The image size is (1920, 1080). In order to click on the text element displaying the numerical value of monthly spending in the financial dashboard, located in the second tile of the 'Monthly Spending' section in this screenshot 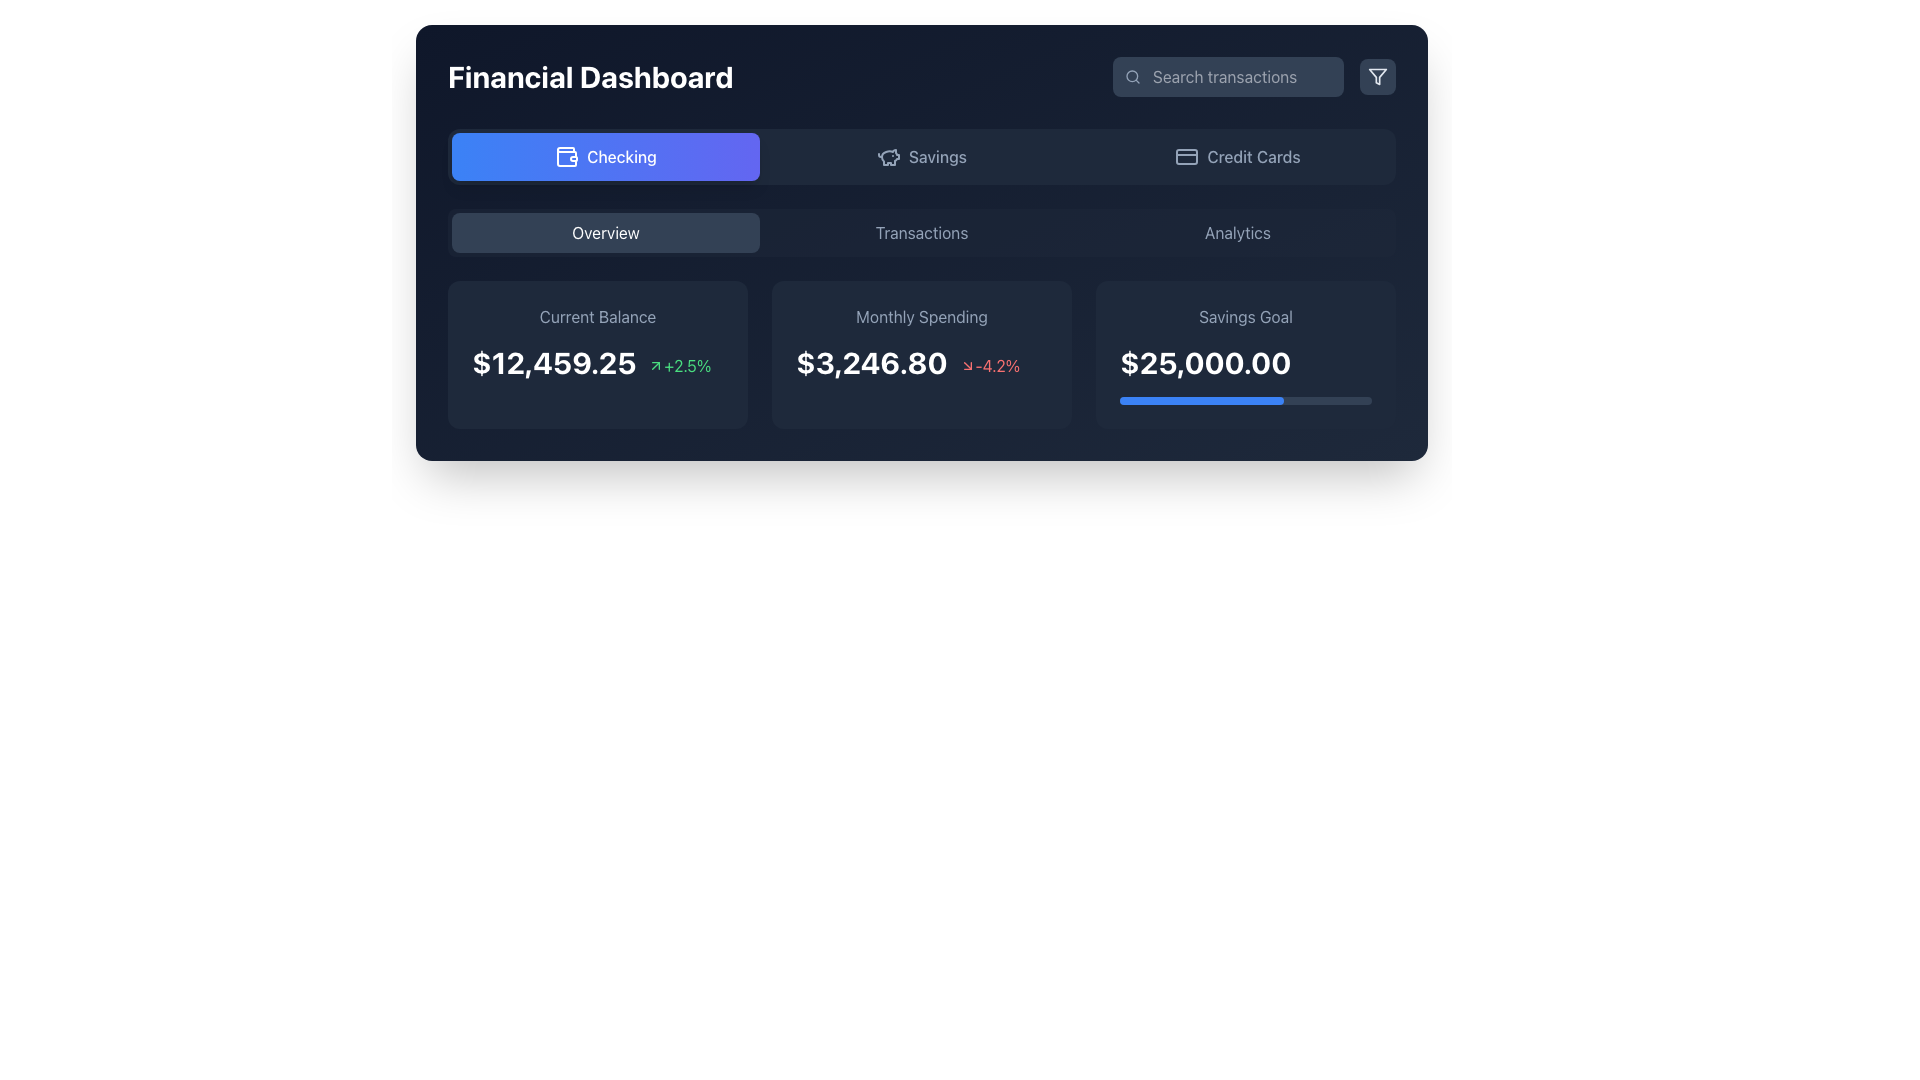, I will do `click(871, 362)`.